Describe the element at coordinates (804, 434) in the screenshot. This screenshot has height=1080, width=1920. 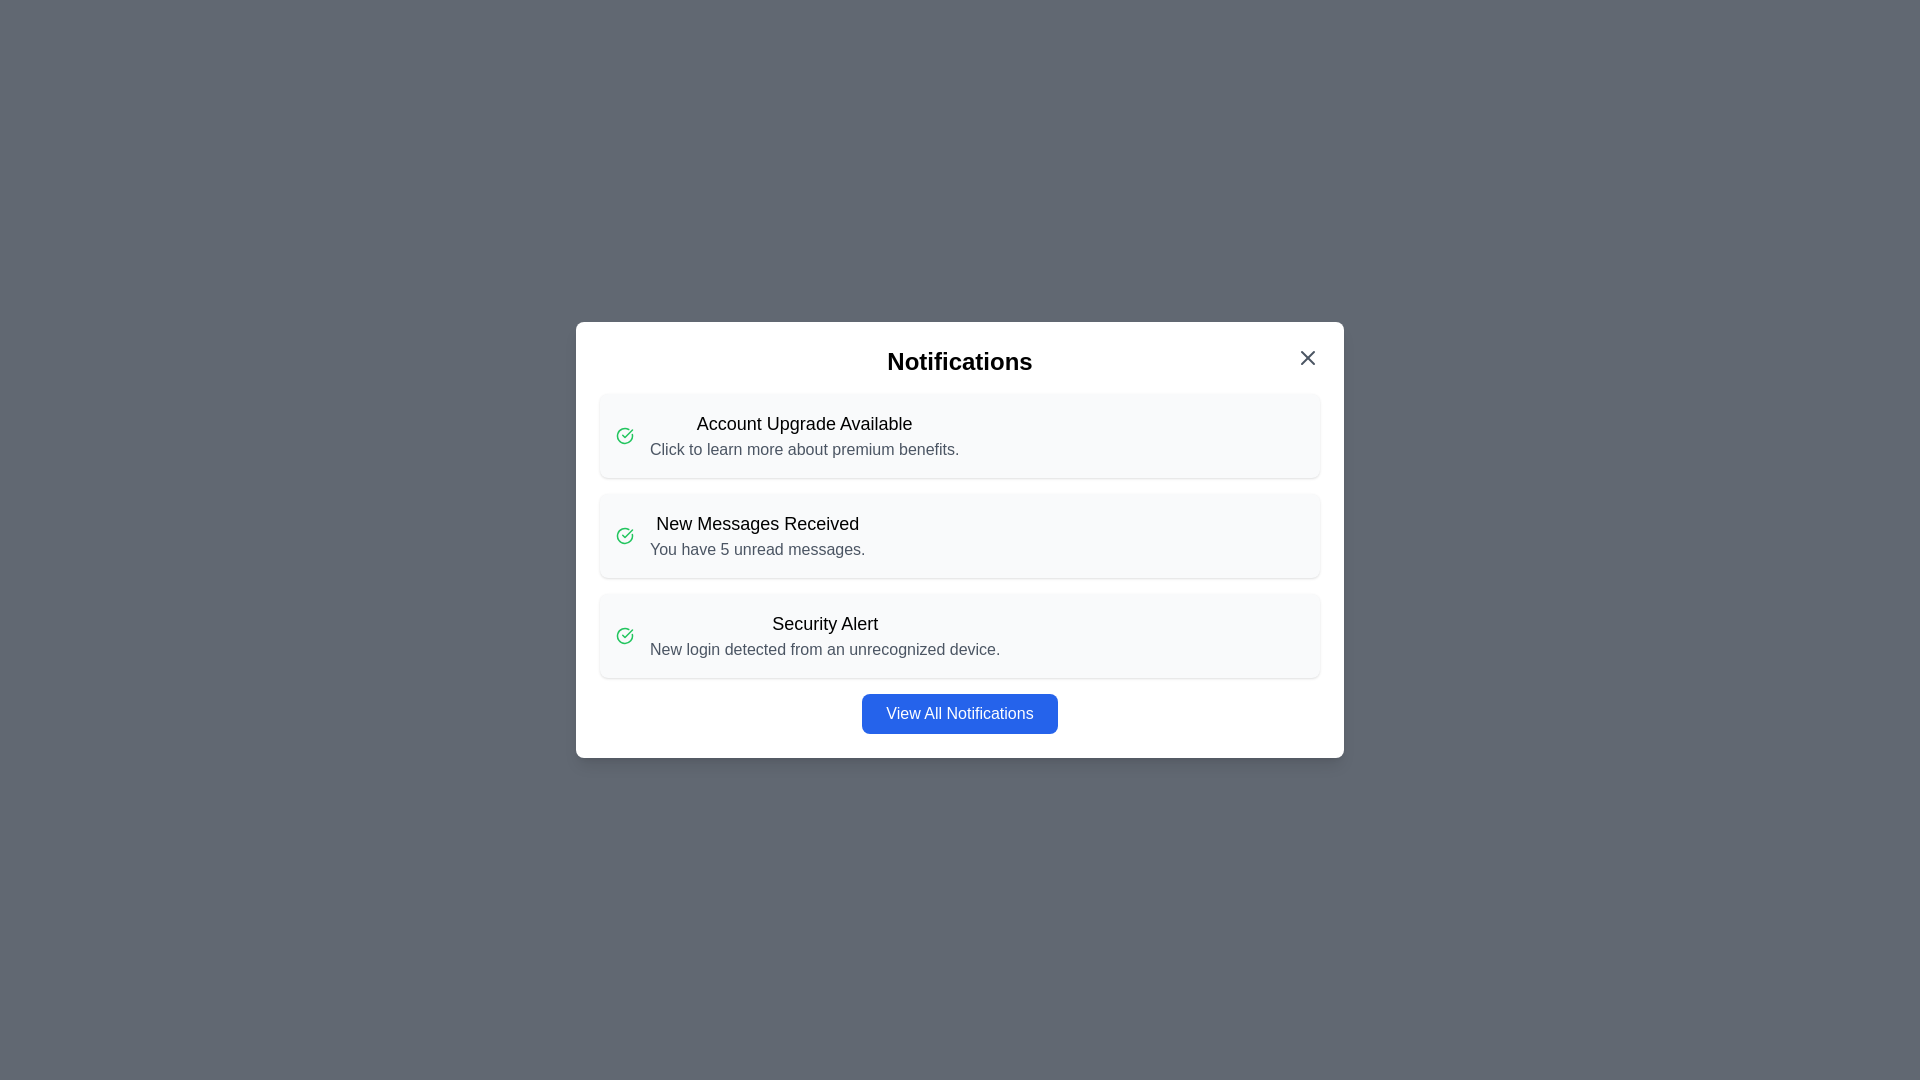
I see `the 'Account Upgrade Available' text within the light-gray card notification to interact with the notification` at that location.